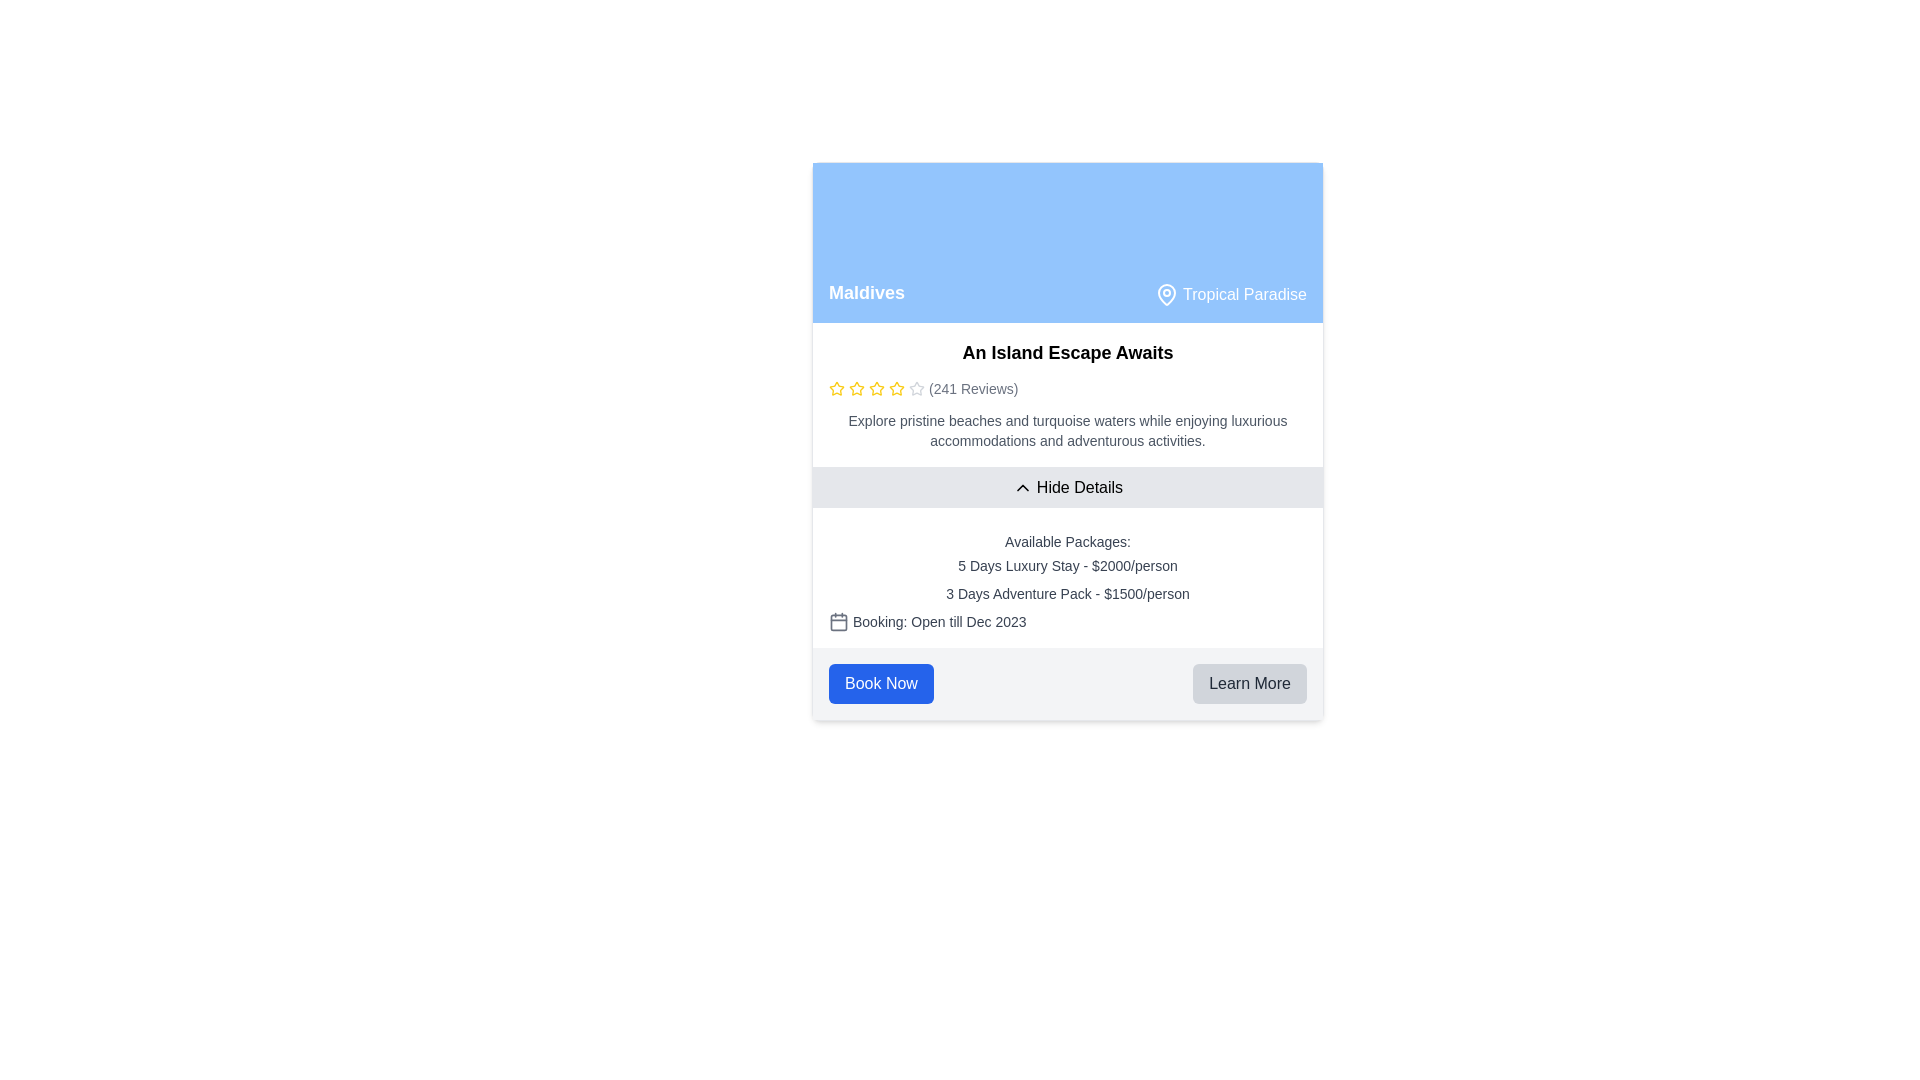  Describe the element at coordinates (1022, 488) in the screenshot. I see `the icon located on the left side of the 'Hide Details' button, which is positioned at the top-center region of the interface` at that location.